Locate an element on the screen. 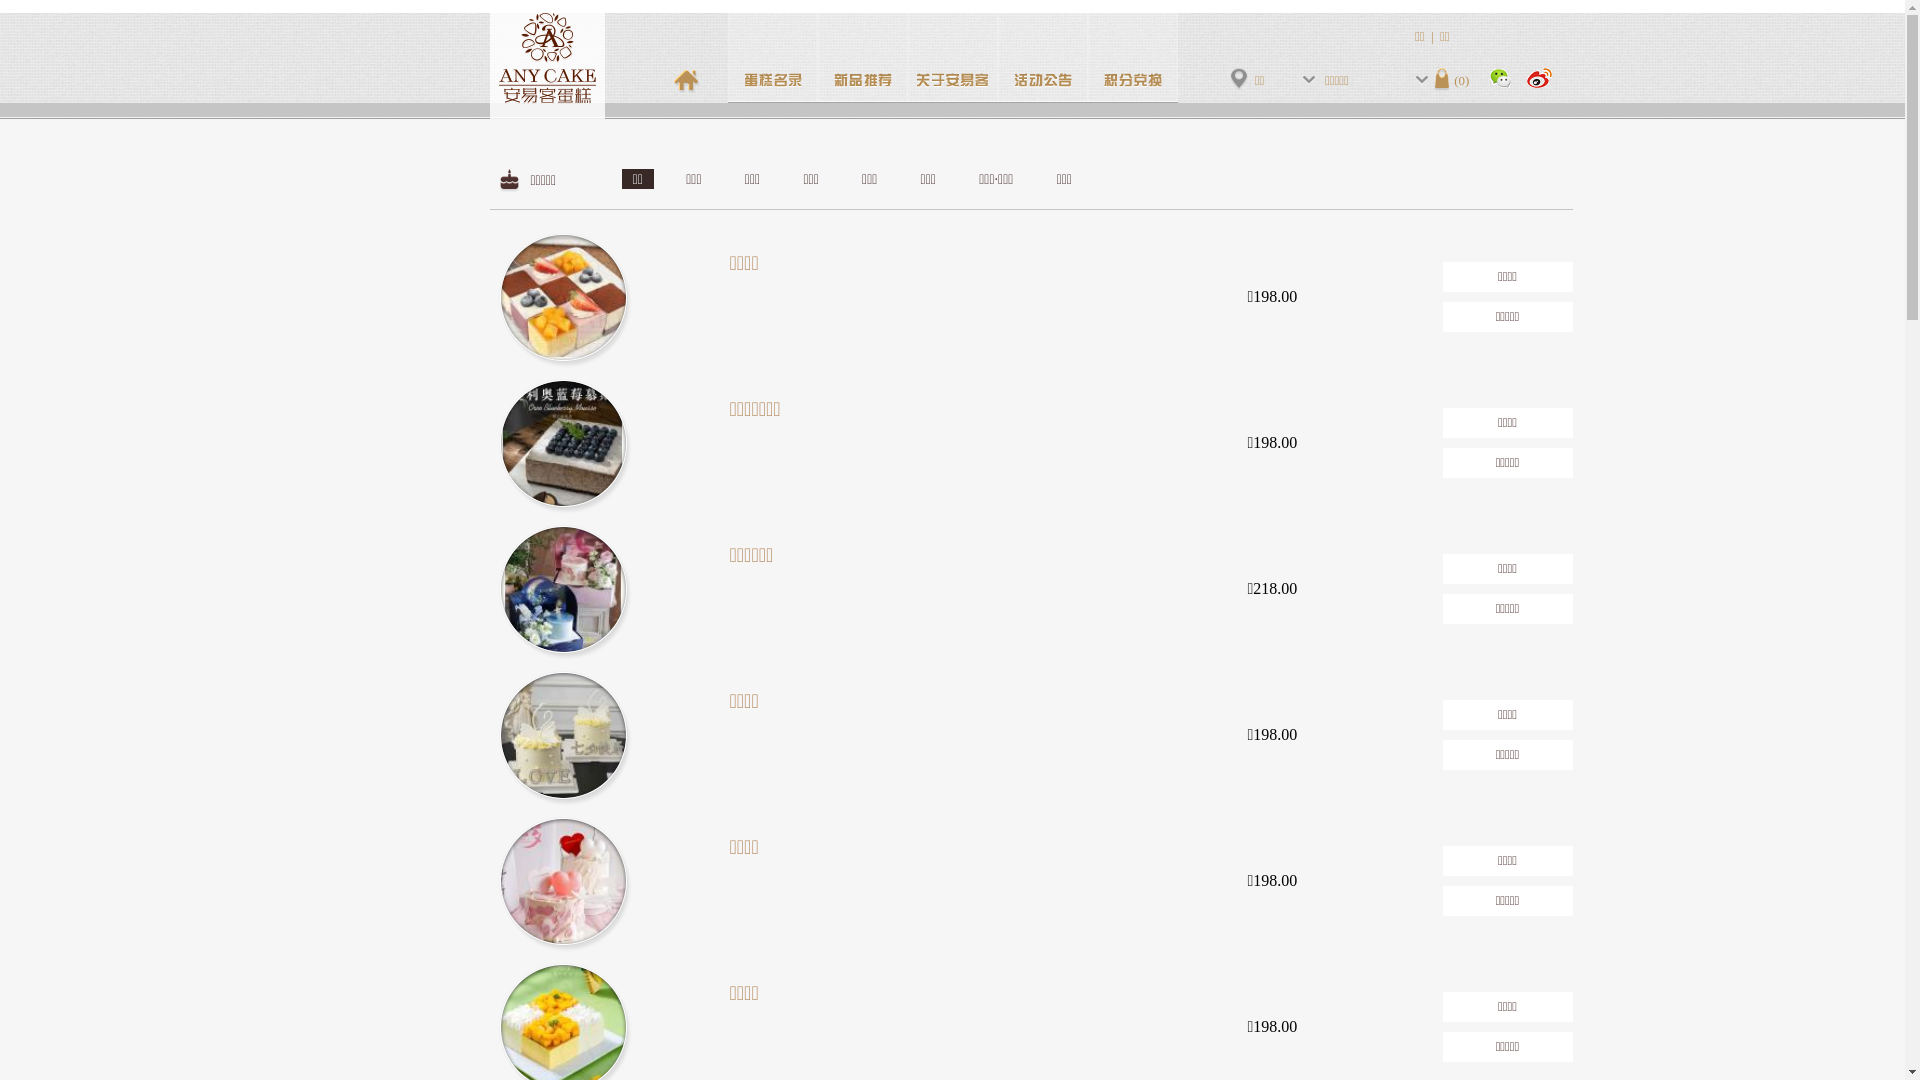 Image resolution: width=1920 pixels, height=1080 pixels. '(0)' is located at coordinates (1451, 78).